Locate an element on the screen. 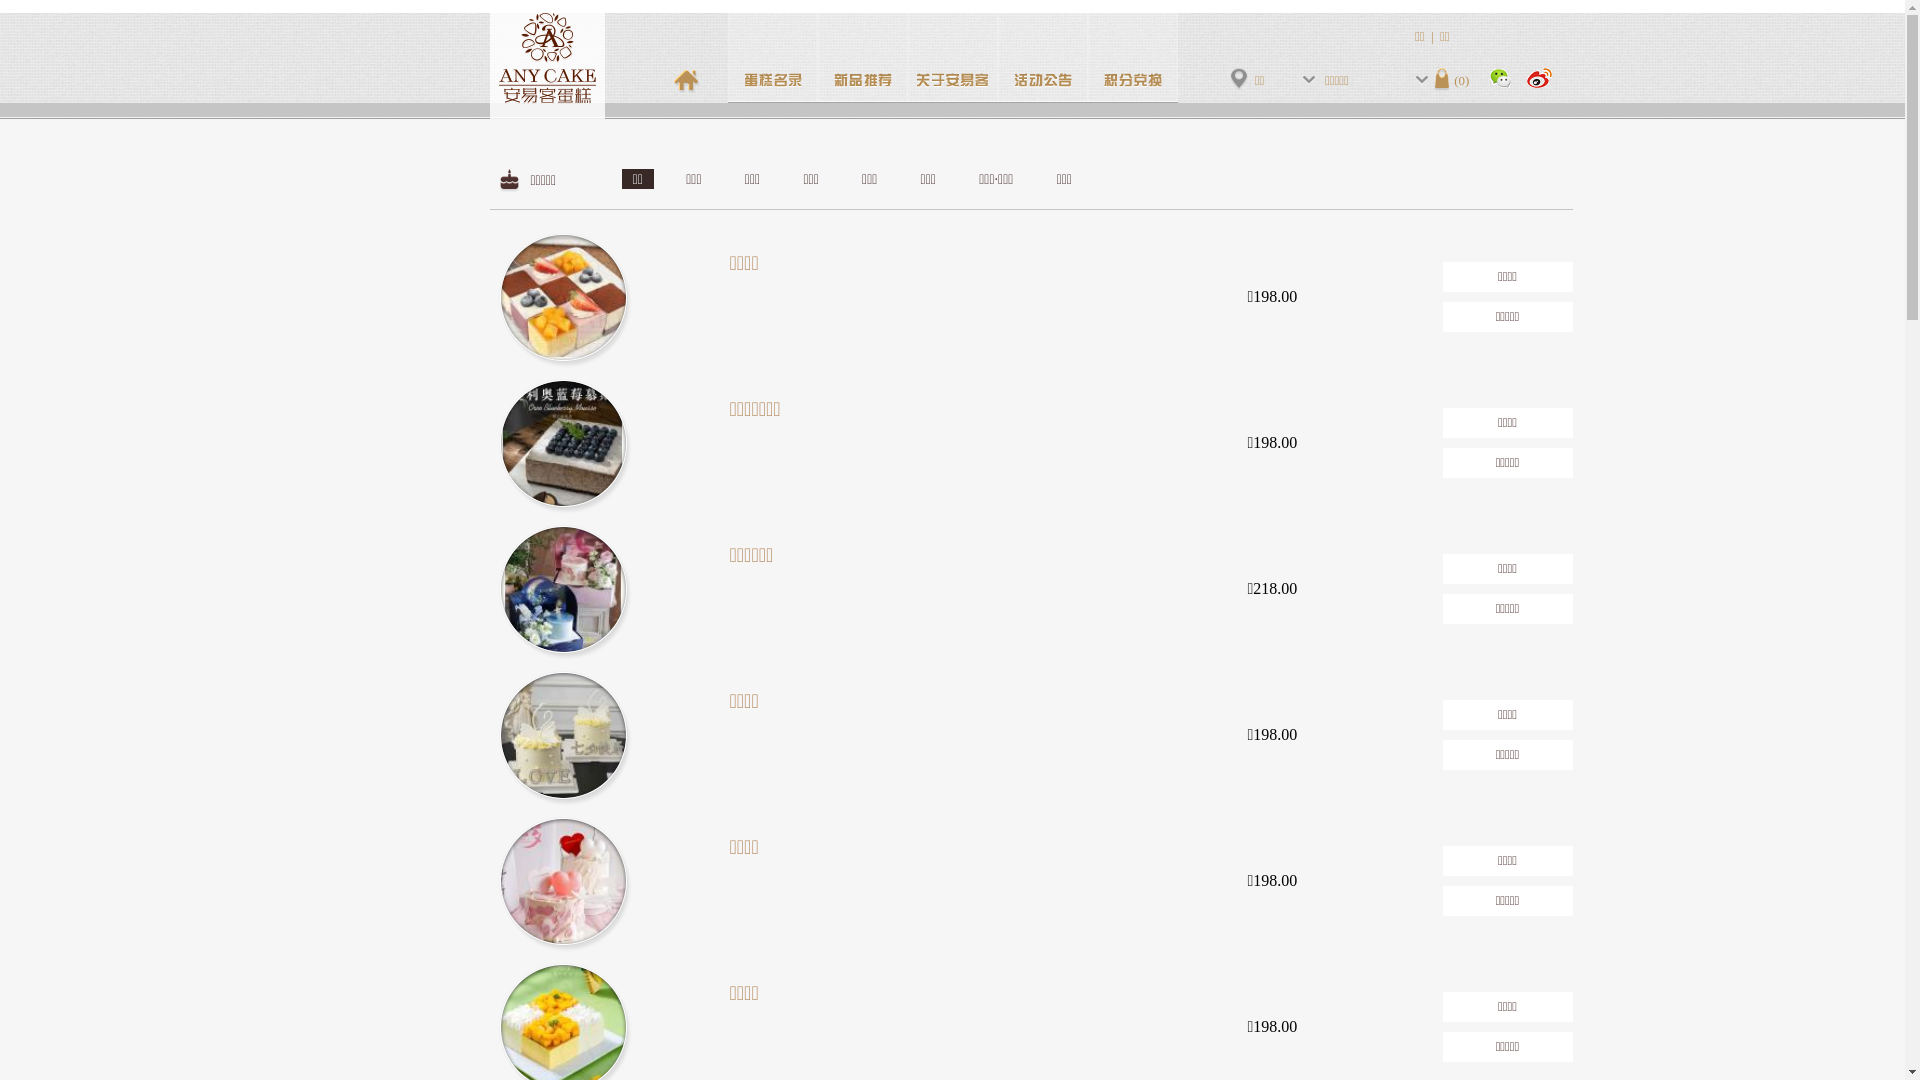 Image resolution: width=1920 pixels, height=1080 pixels. '(0)' is located at coordinates (1451, 78).